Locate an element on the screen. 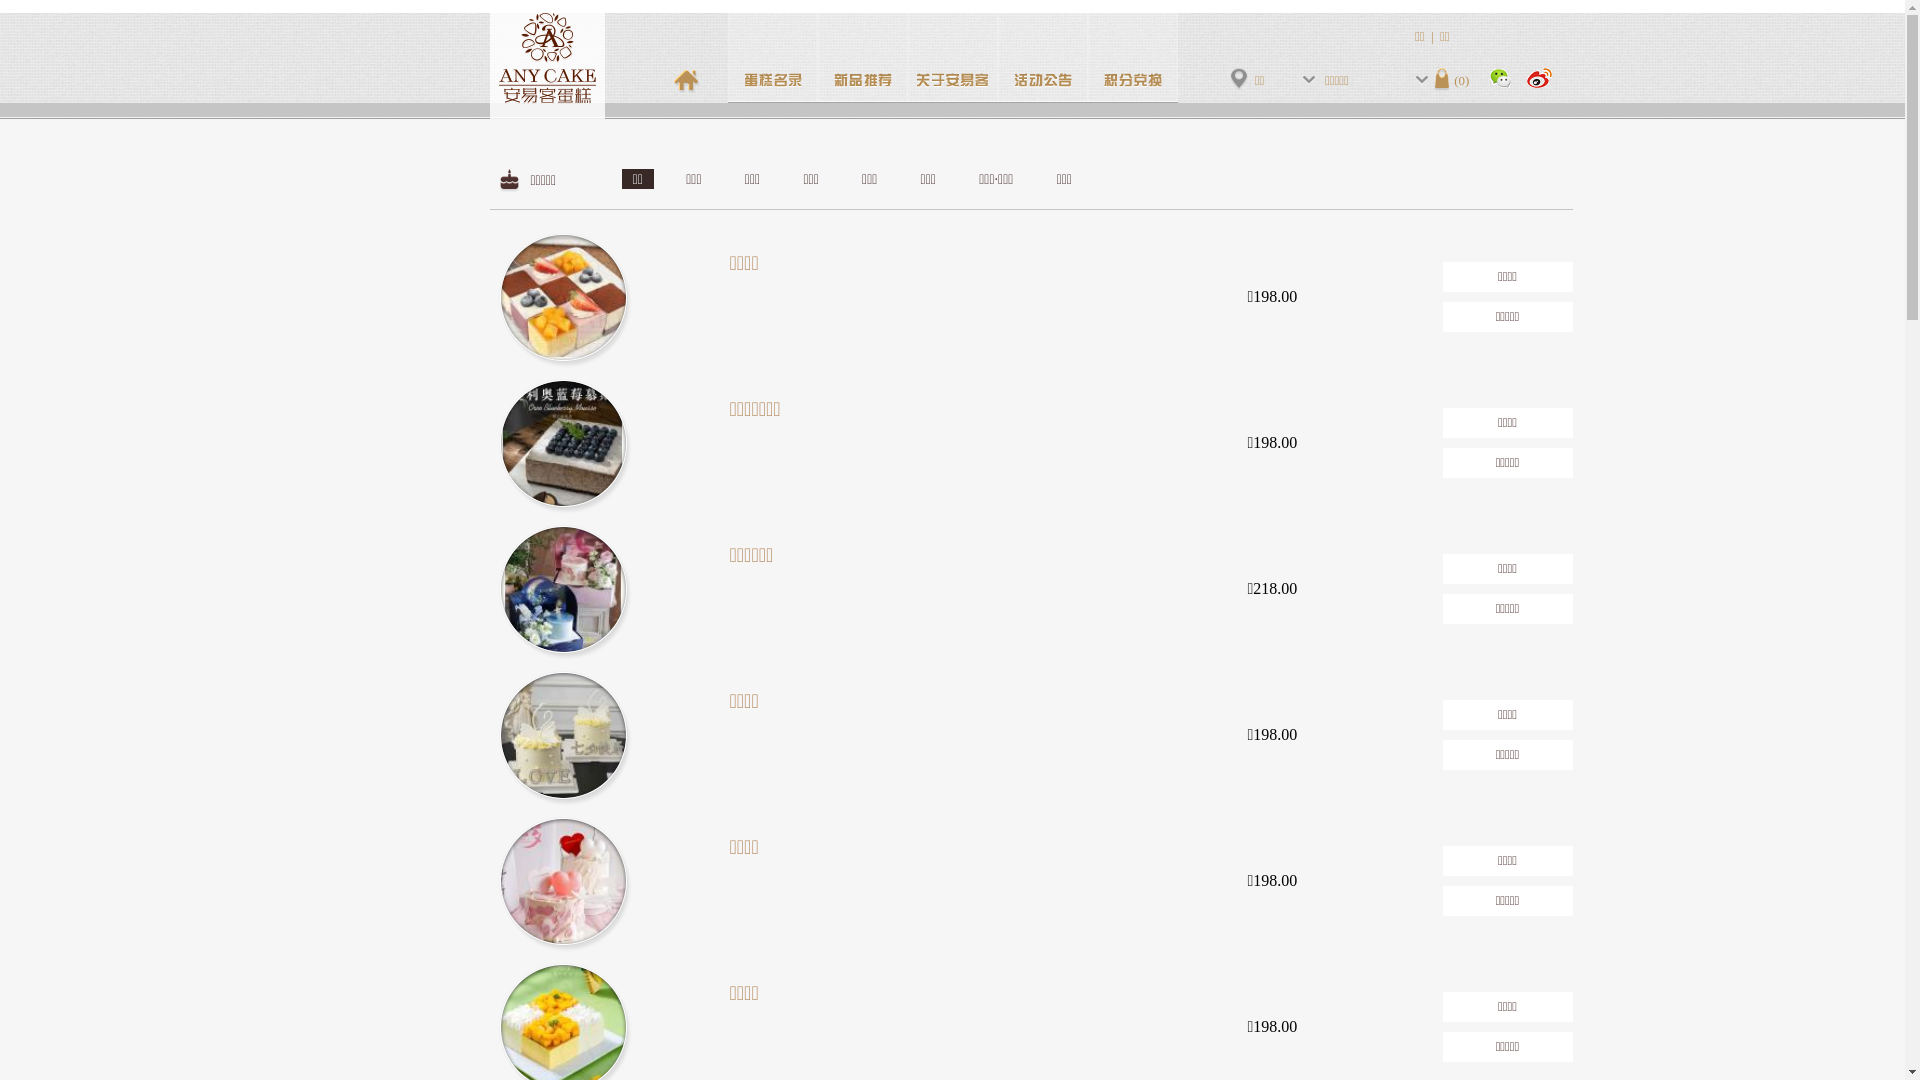 Image resolution: width=1920 pixels, height=1080 pixels. '(0)' is located at coordinates (1451, 78).